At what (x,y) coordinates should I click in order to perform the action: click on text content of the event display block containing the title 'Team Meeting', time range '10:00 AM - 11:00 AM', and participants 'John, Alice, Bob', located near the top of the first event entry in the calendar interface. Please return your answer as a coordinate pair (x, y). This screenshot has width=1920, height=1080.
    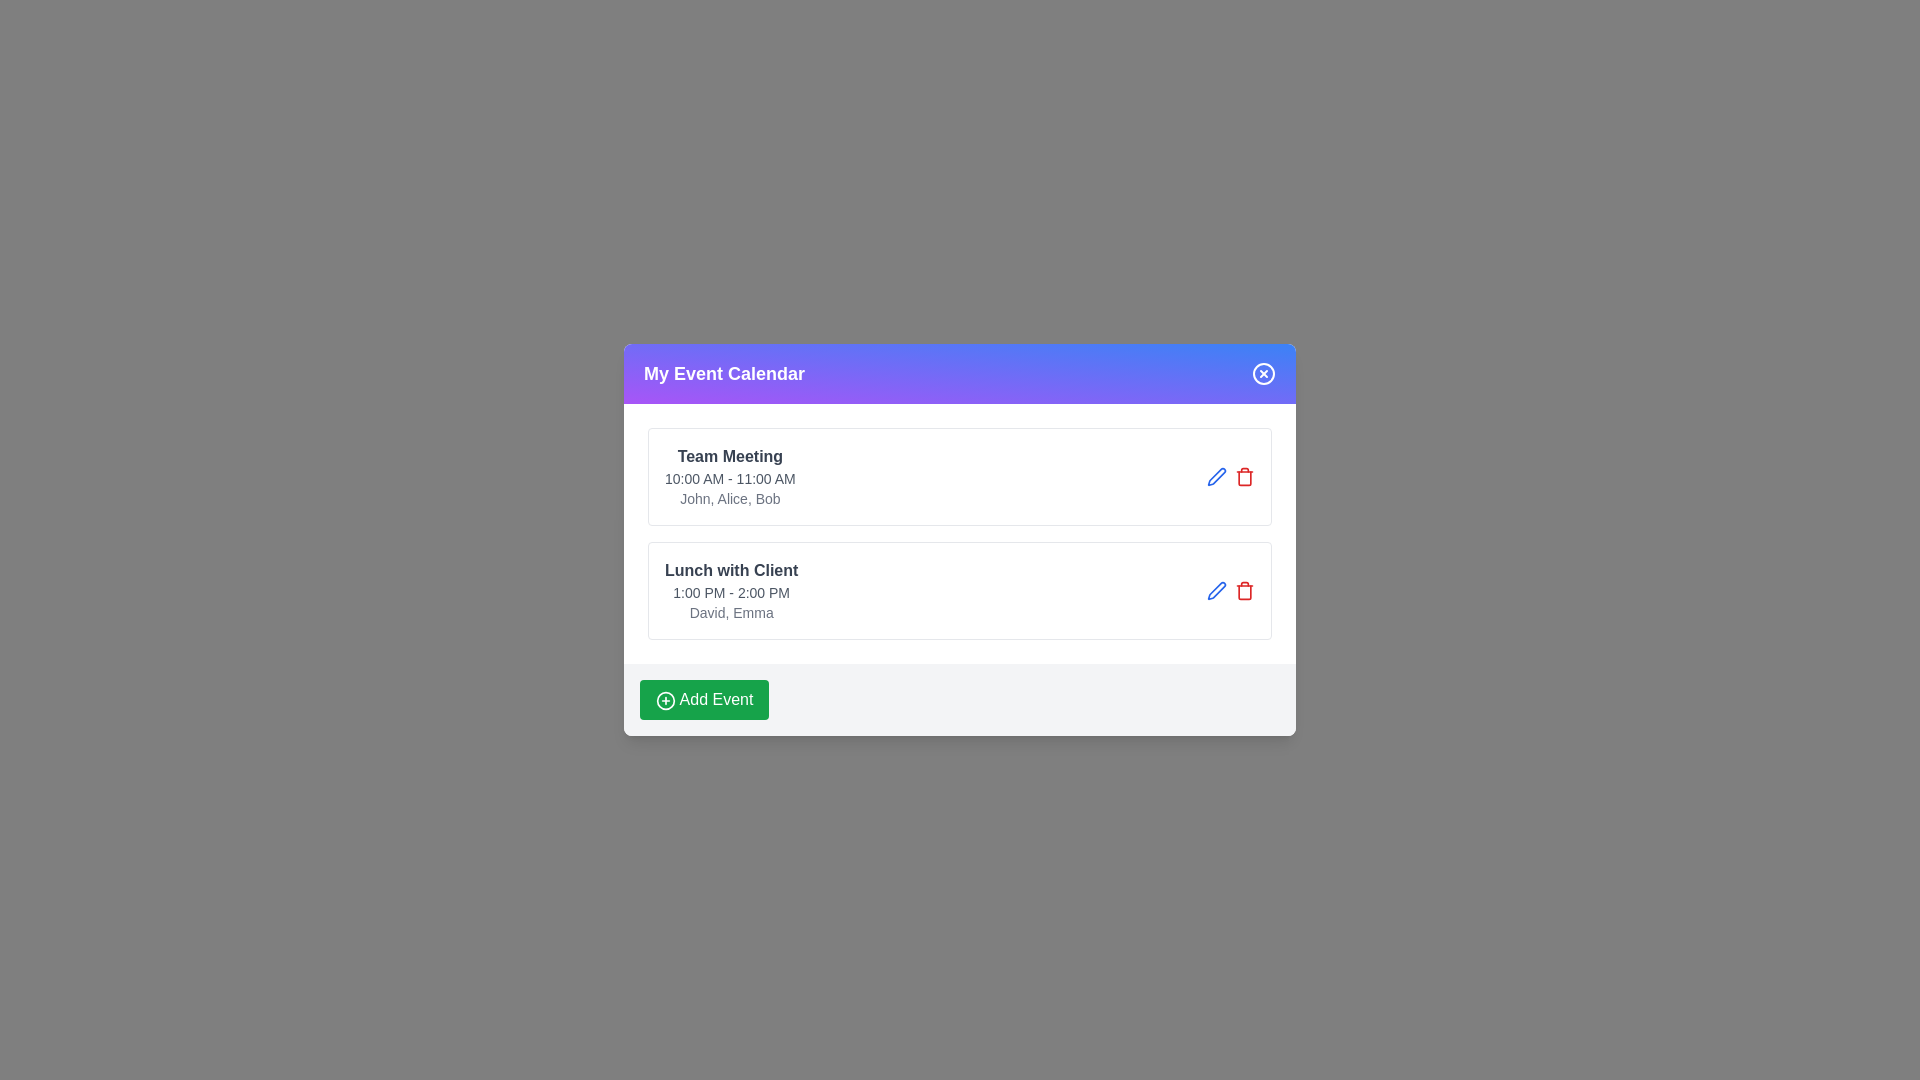
    Looking at the image, I should click on (729, 477).